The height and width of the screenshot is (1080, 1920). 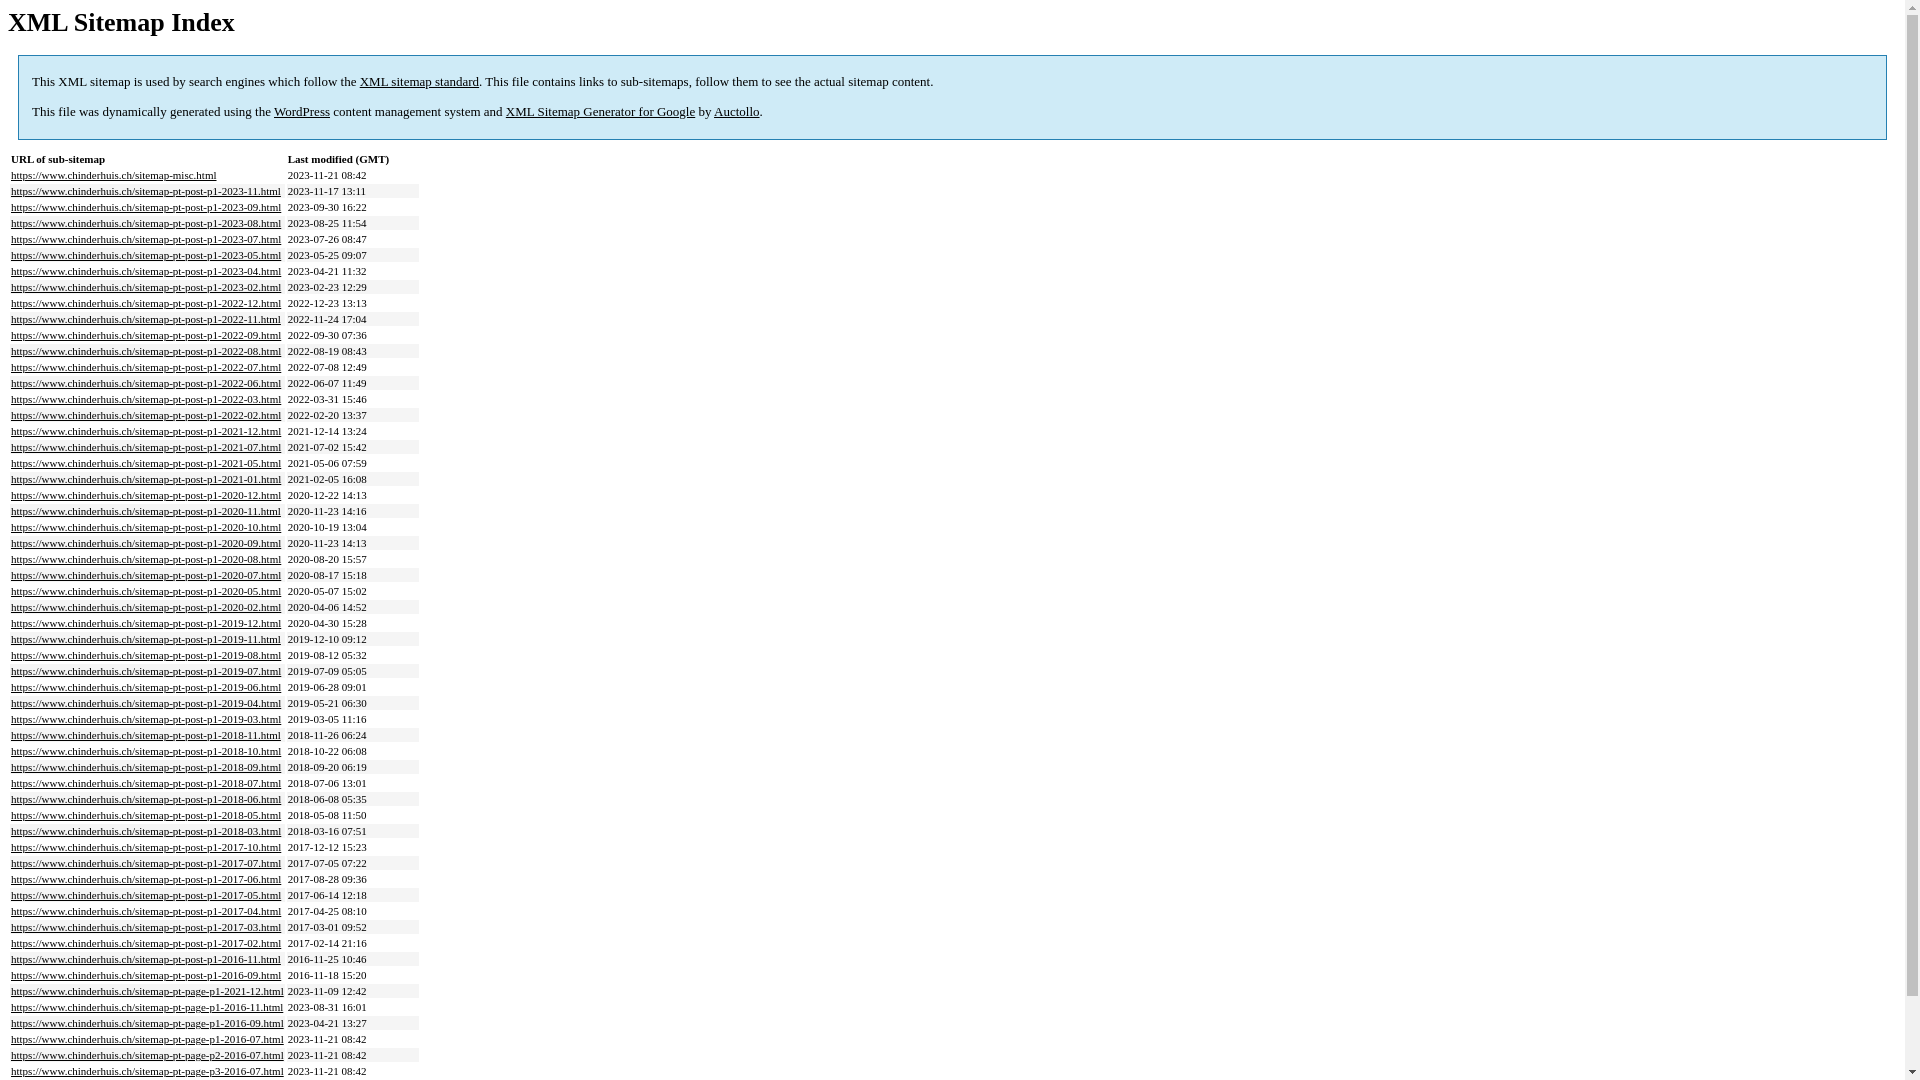 I want to click on 'https://www.chinderhuis.ch/sitemap-pt-post-p1-2022-08.html', so click(x=144, y=350).